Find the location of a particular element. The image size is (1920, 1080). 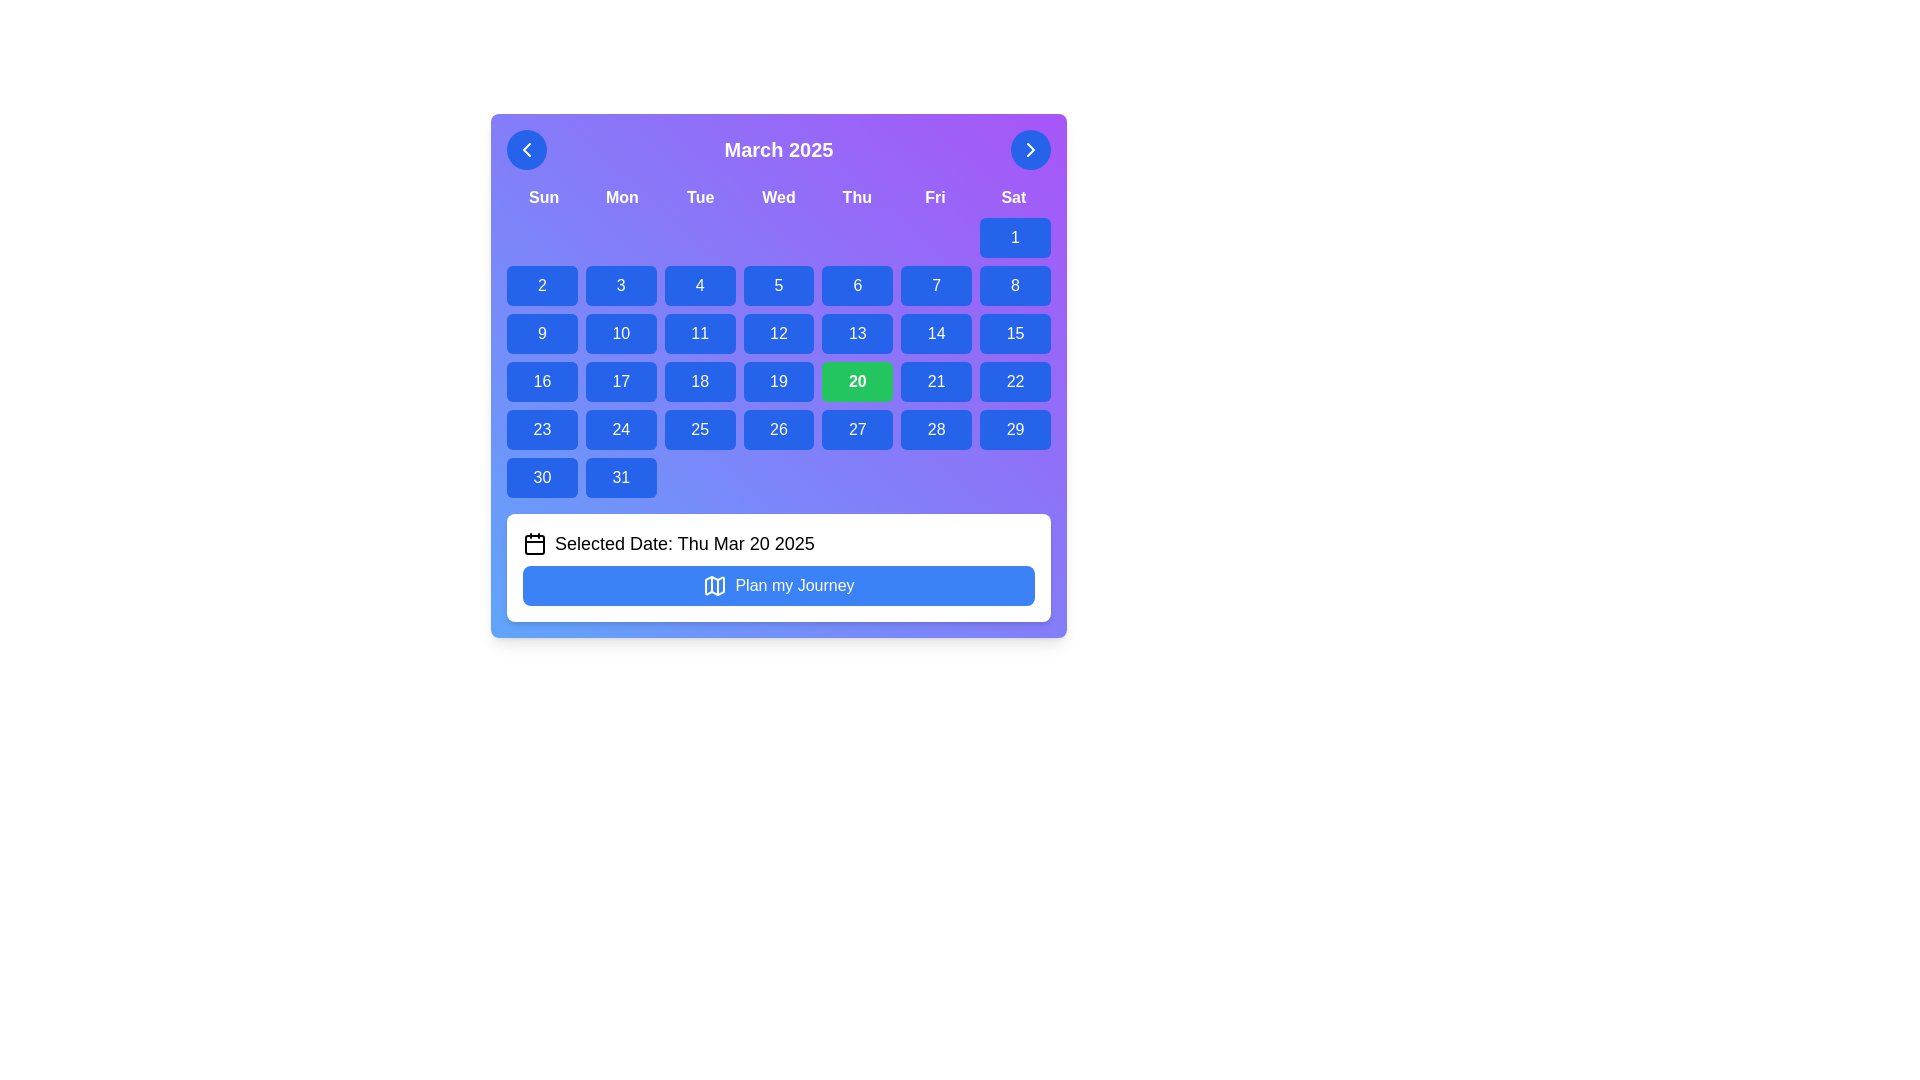

the rectangular blue button labeled '28' in the calendar grid is located at coordinates (935, 428).